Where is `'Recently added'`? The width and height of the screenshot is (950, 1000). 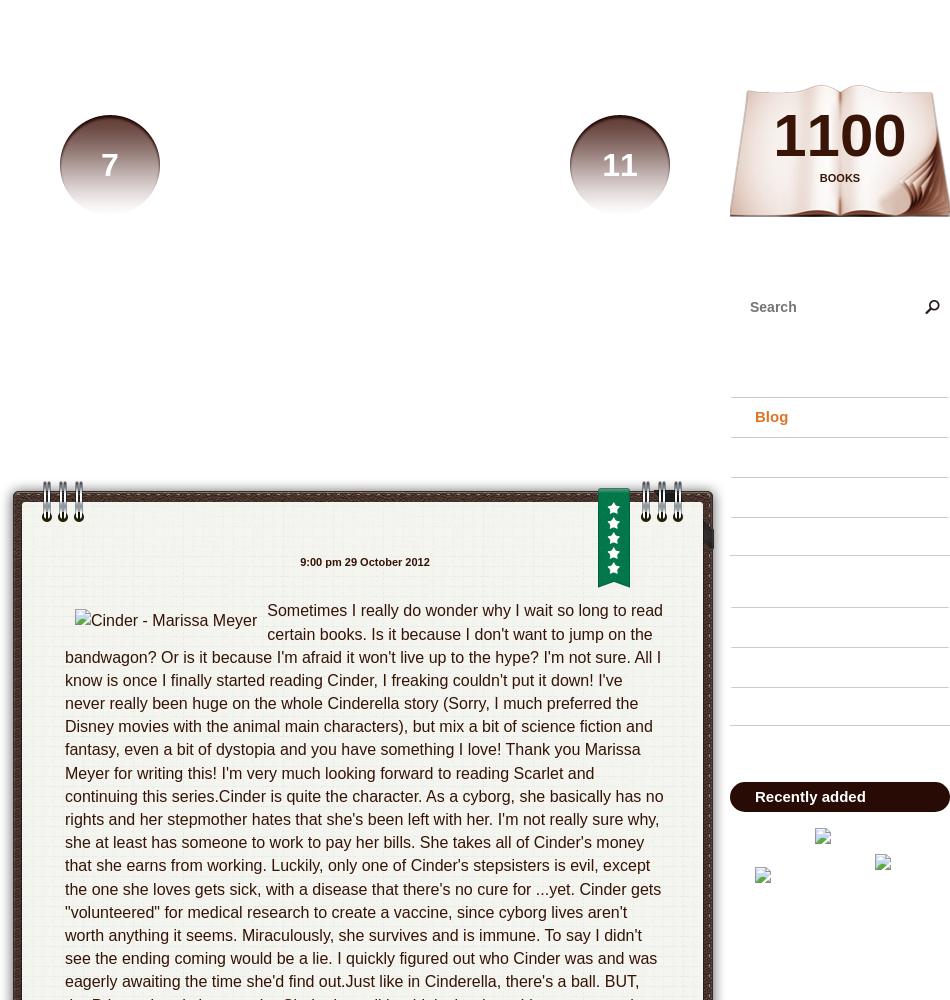 'Recently added' is located at coordinates (753, 796).